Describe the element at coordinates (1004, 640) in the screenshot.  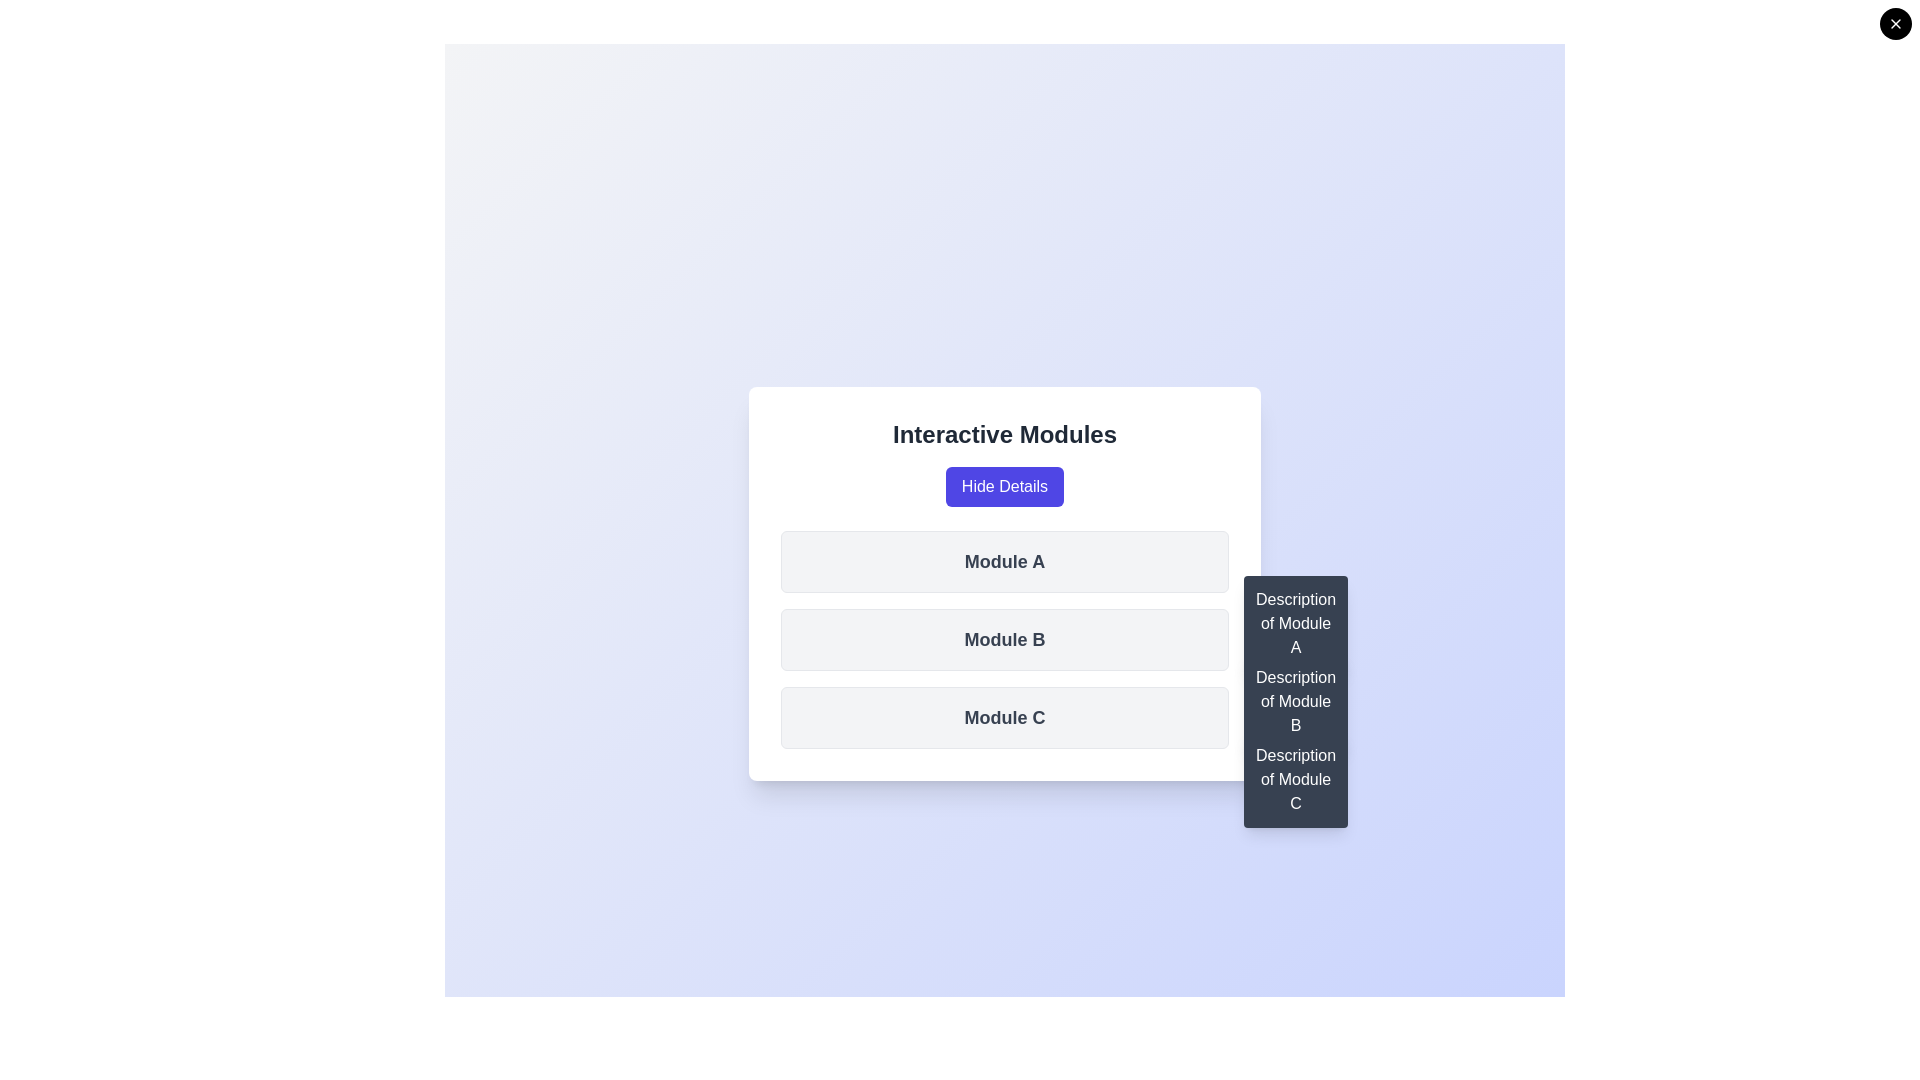
I see `the 'Module B' card, which is the second card in a vertically stacked list of modules, containing bold text in dark gray on a light gray background` at that location.